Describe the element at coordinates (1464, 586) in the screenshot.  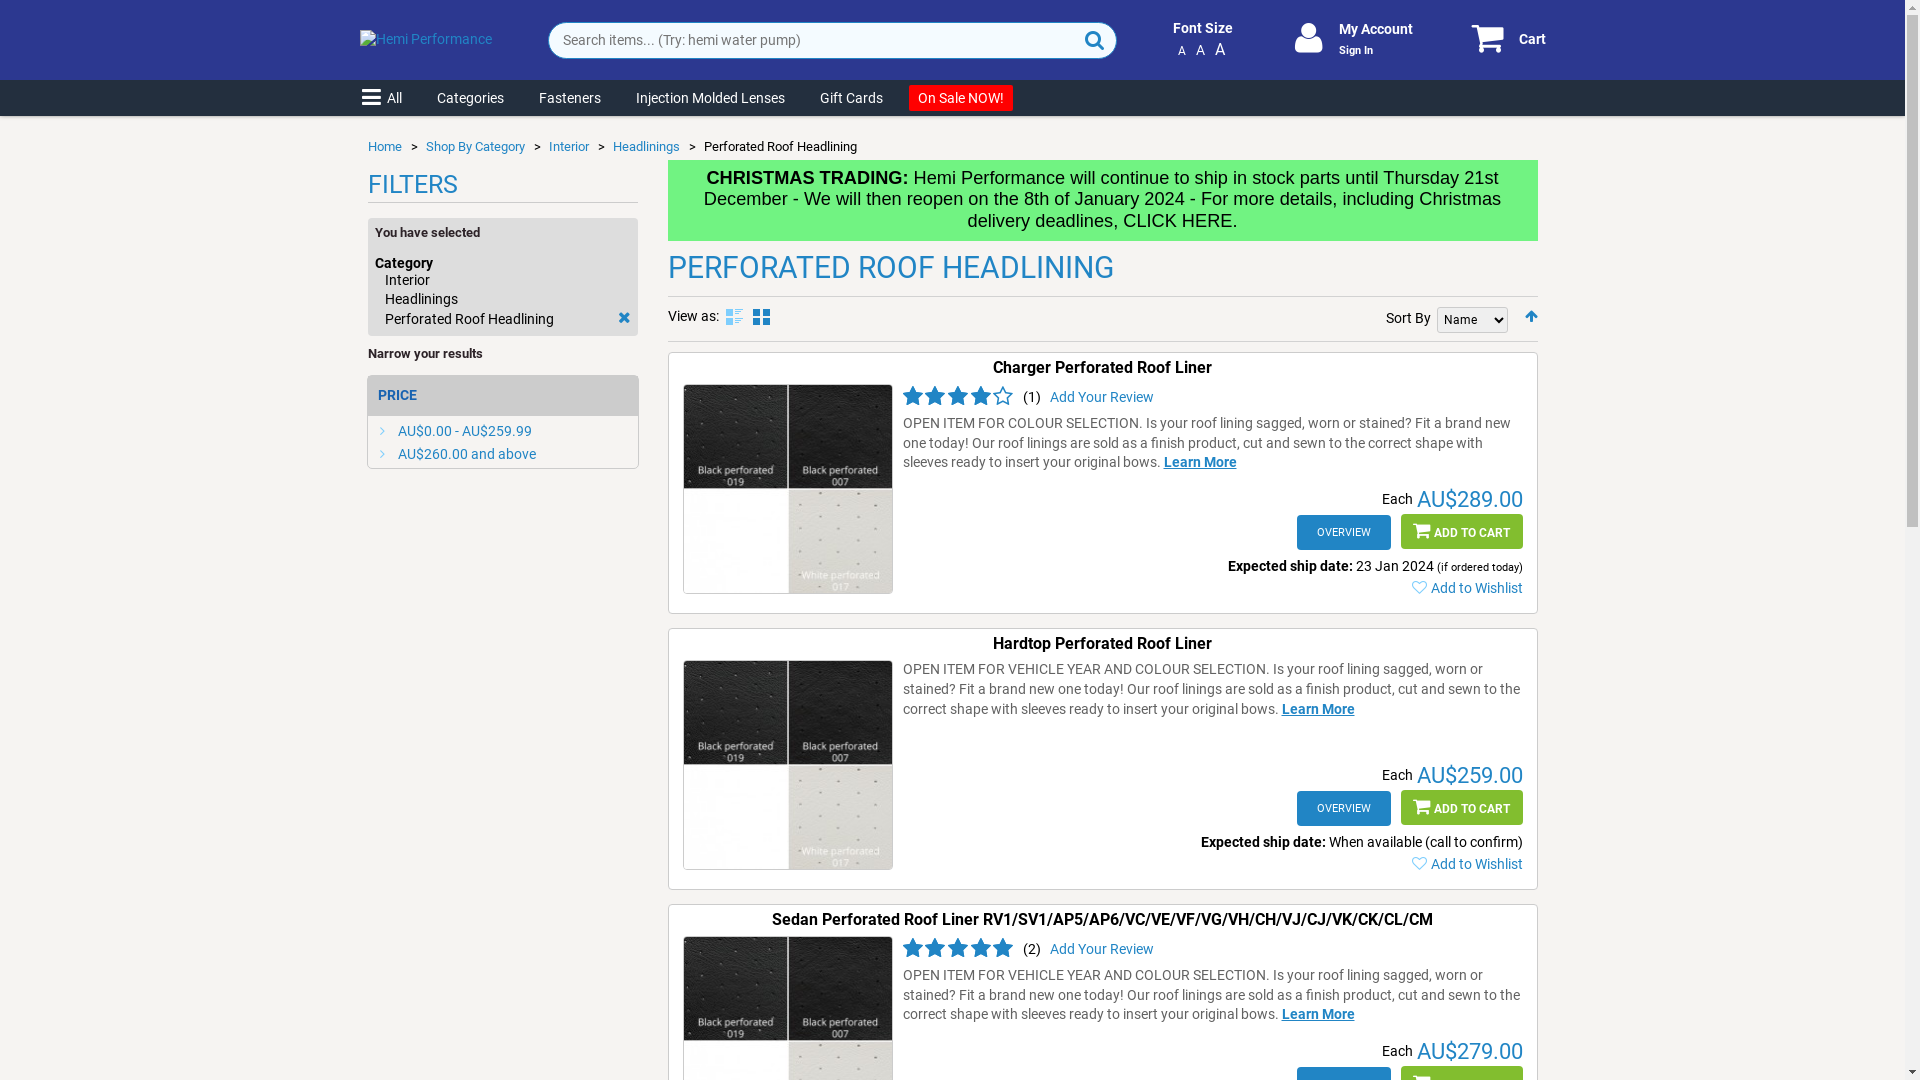
I see `'Add to Wishlist'` at that location.